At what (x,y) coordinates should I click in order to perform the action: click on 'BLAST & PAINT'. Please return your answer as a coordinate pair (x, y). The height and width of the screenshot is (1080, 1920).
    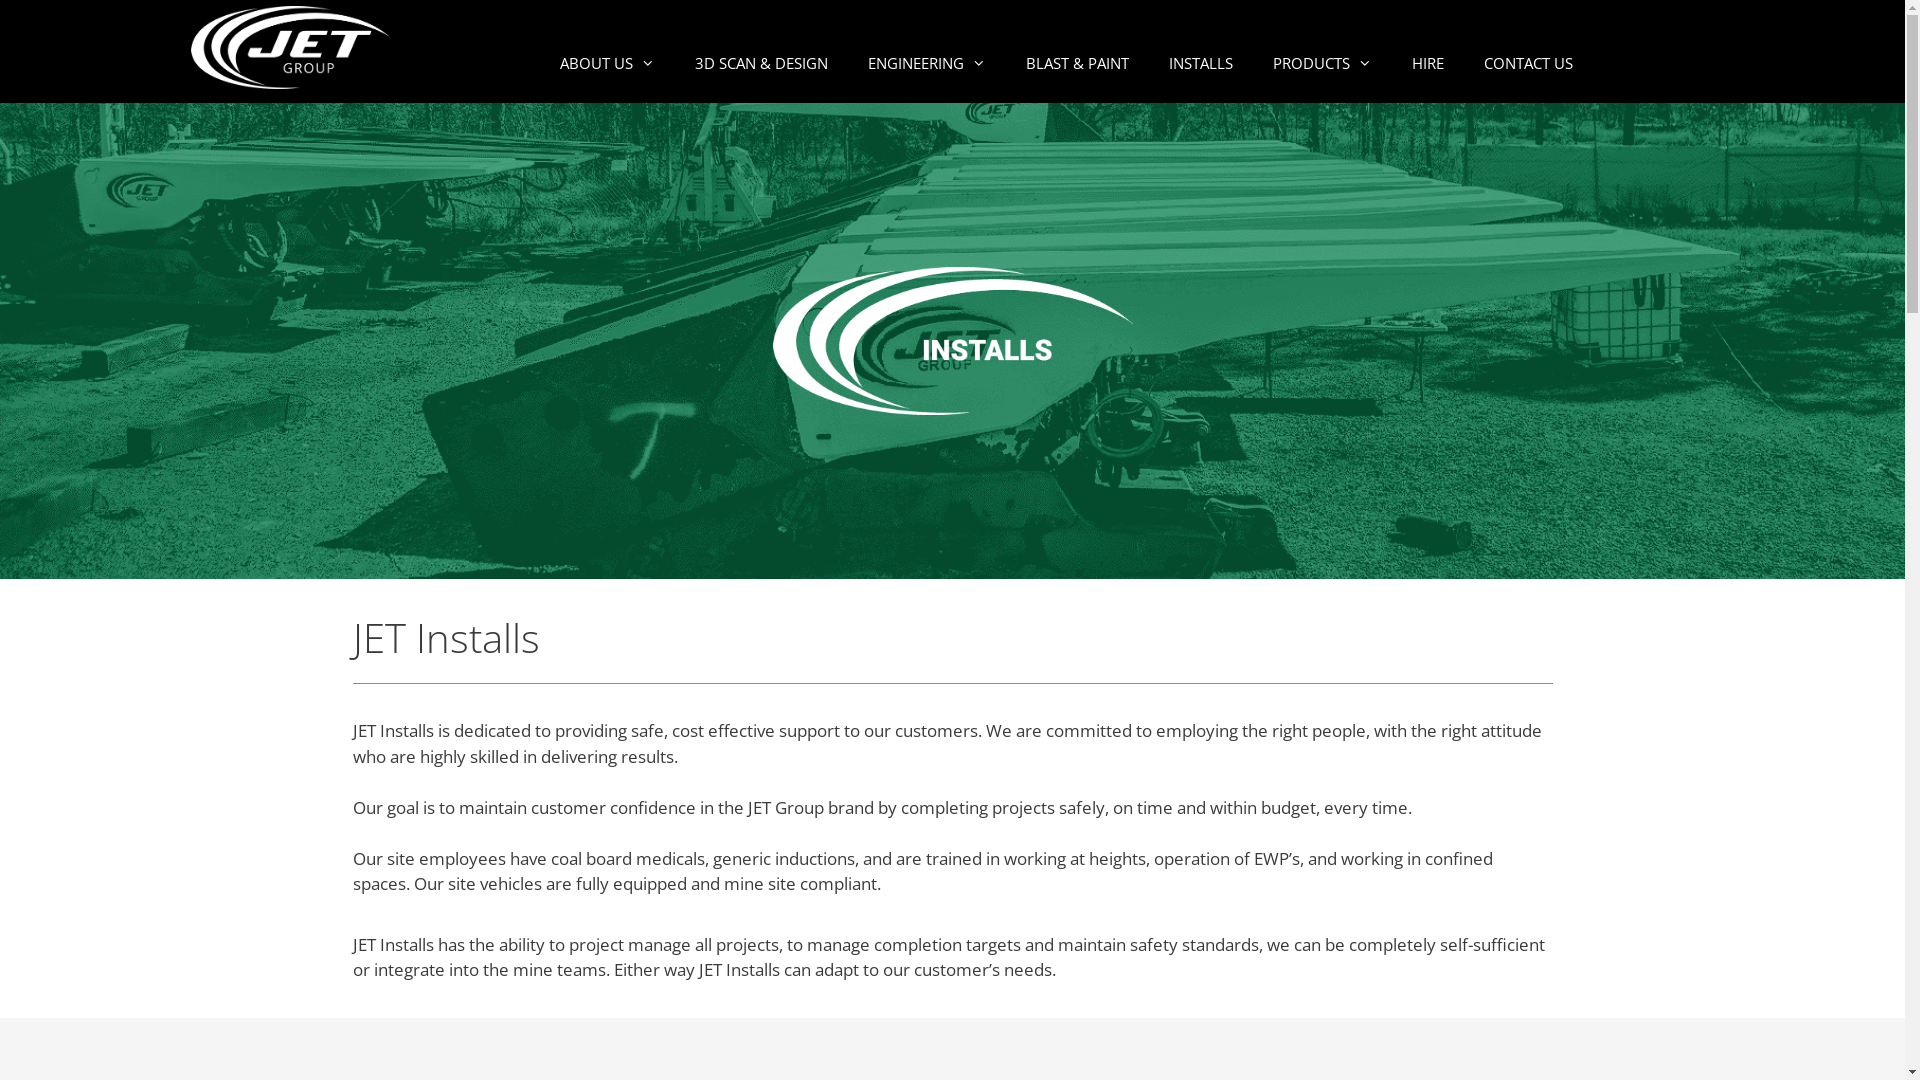
    Looking at the image, I should click on (1076, 61).